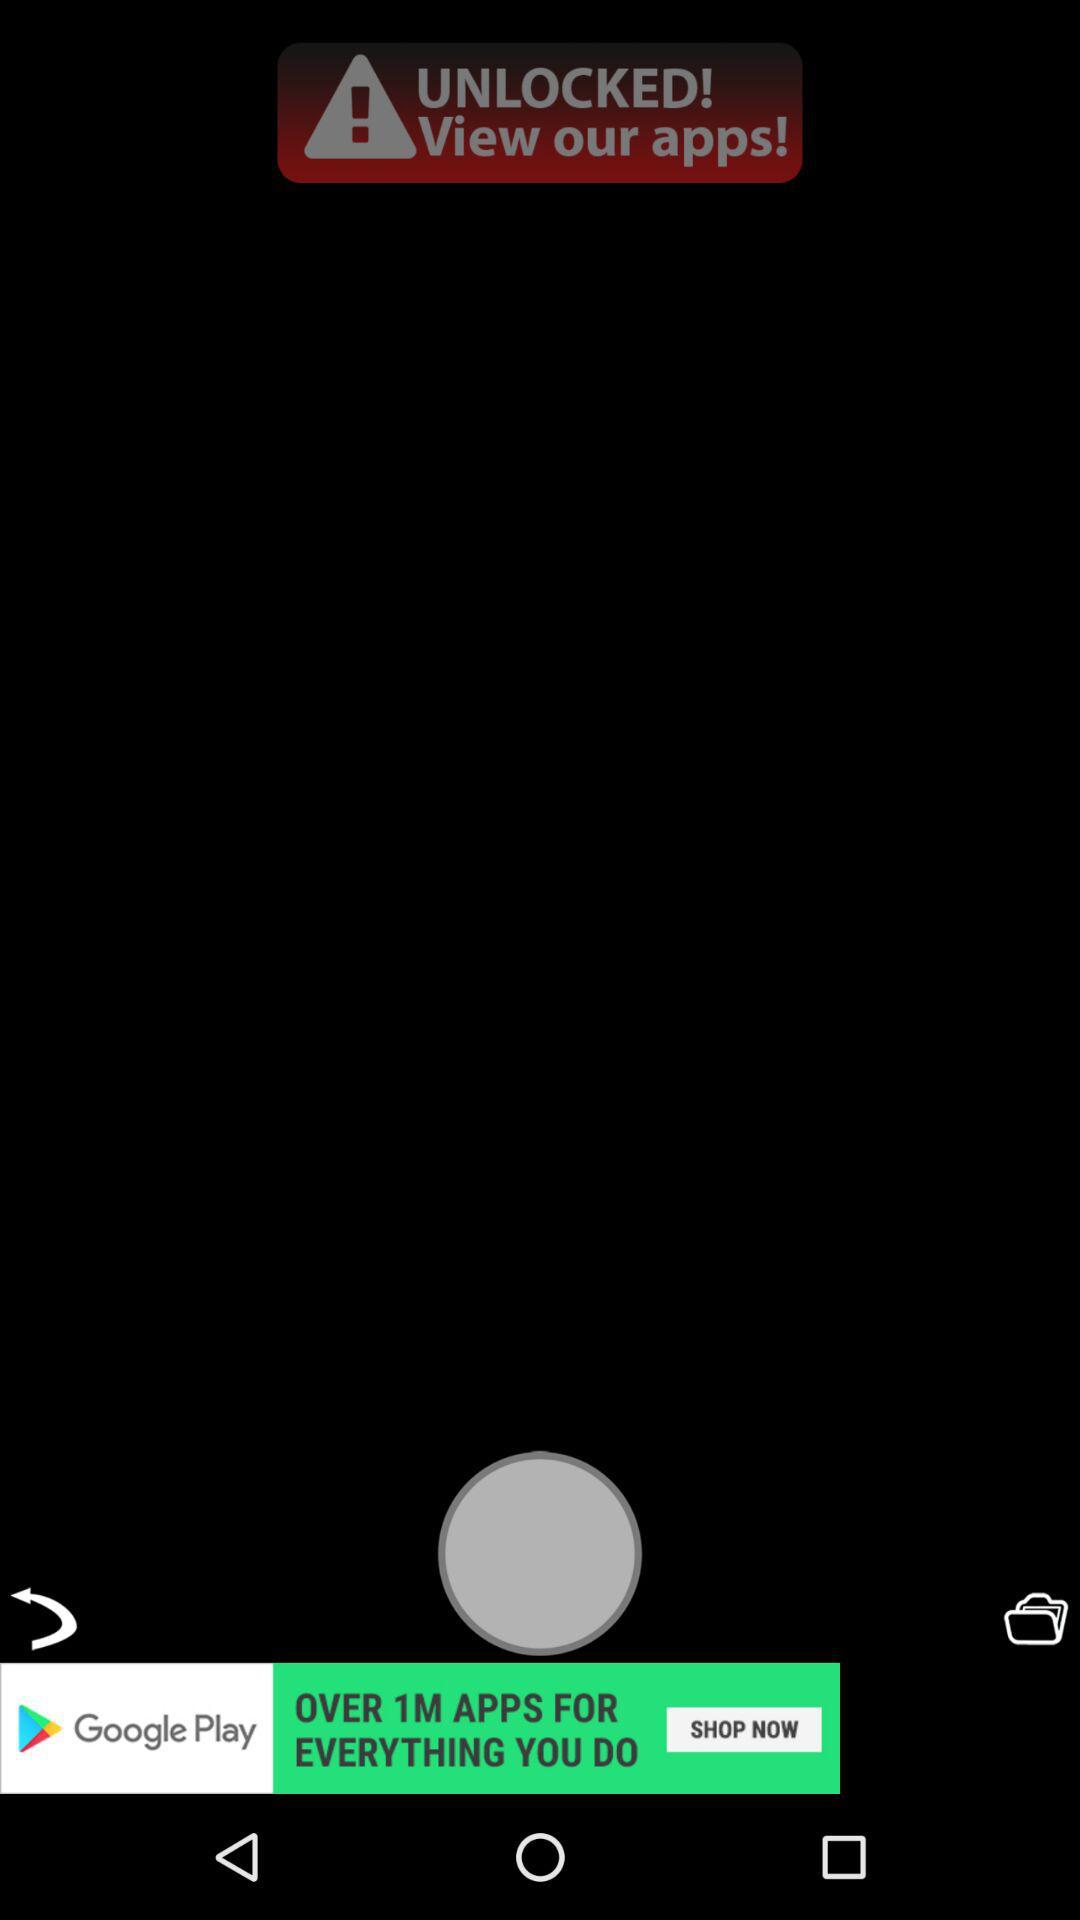 This screenshot has width=1080, height=1920. I want to click on click advertisement, so click(540, 1727).